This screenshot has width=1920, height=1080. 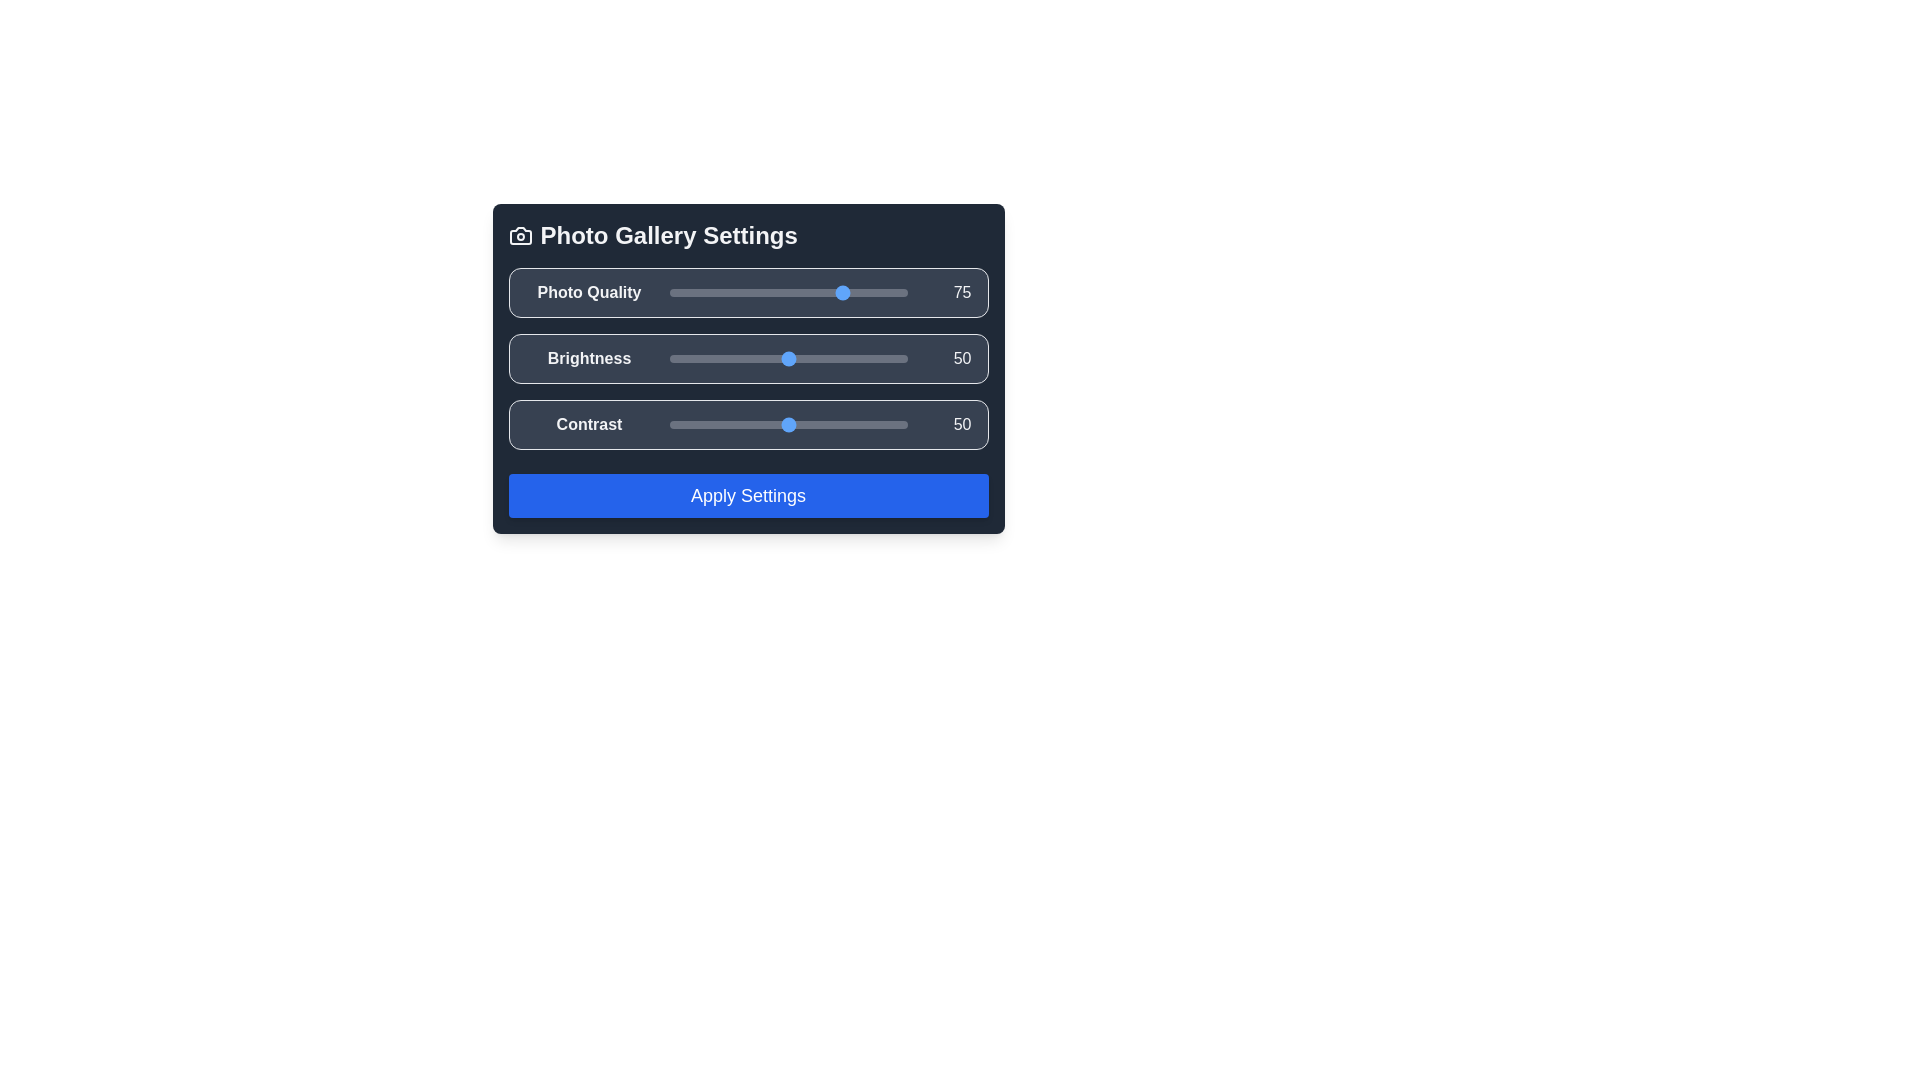 What do you see at coordinates (809, 357) in the screenshot?
I see `brightness` at bounding box center [809, 357].